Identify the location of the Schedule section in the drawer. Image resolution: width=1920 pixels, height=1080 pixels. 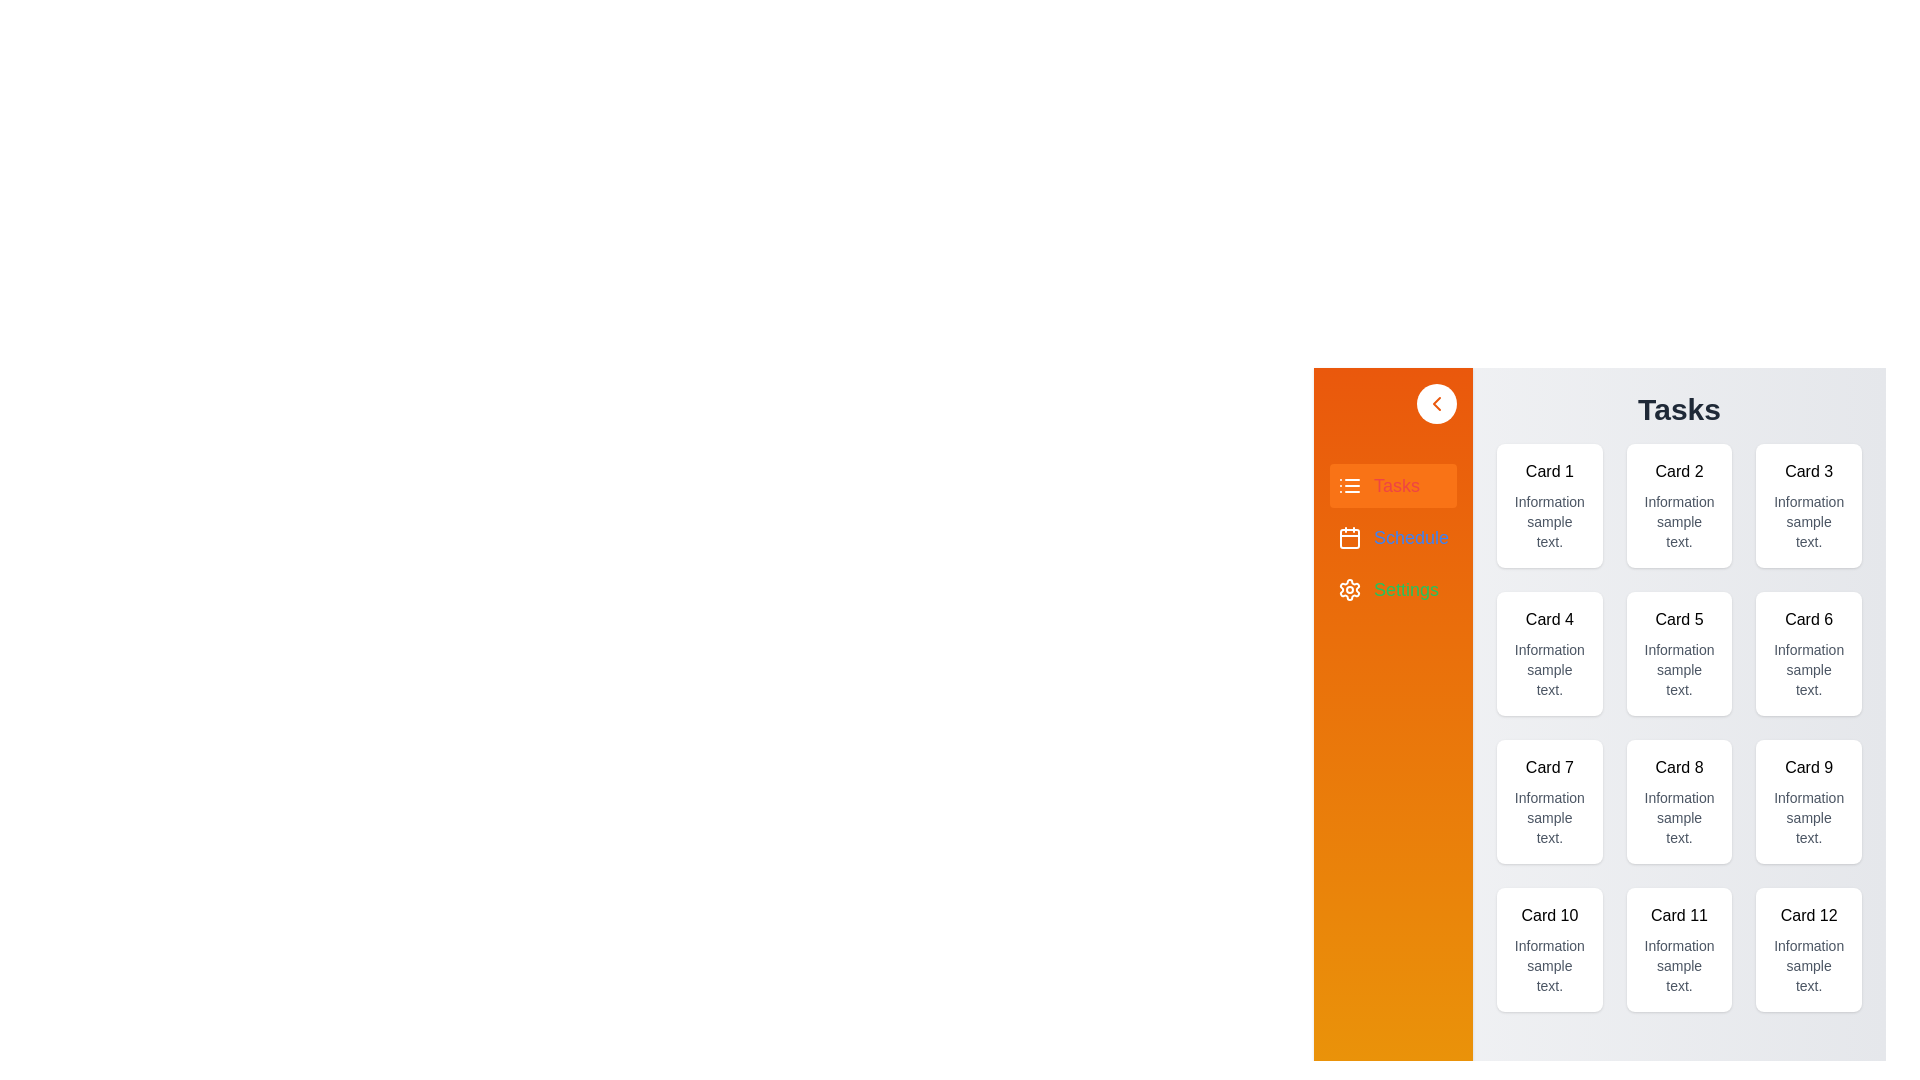
(1391, 536).